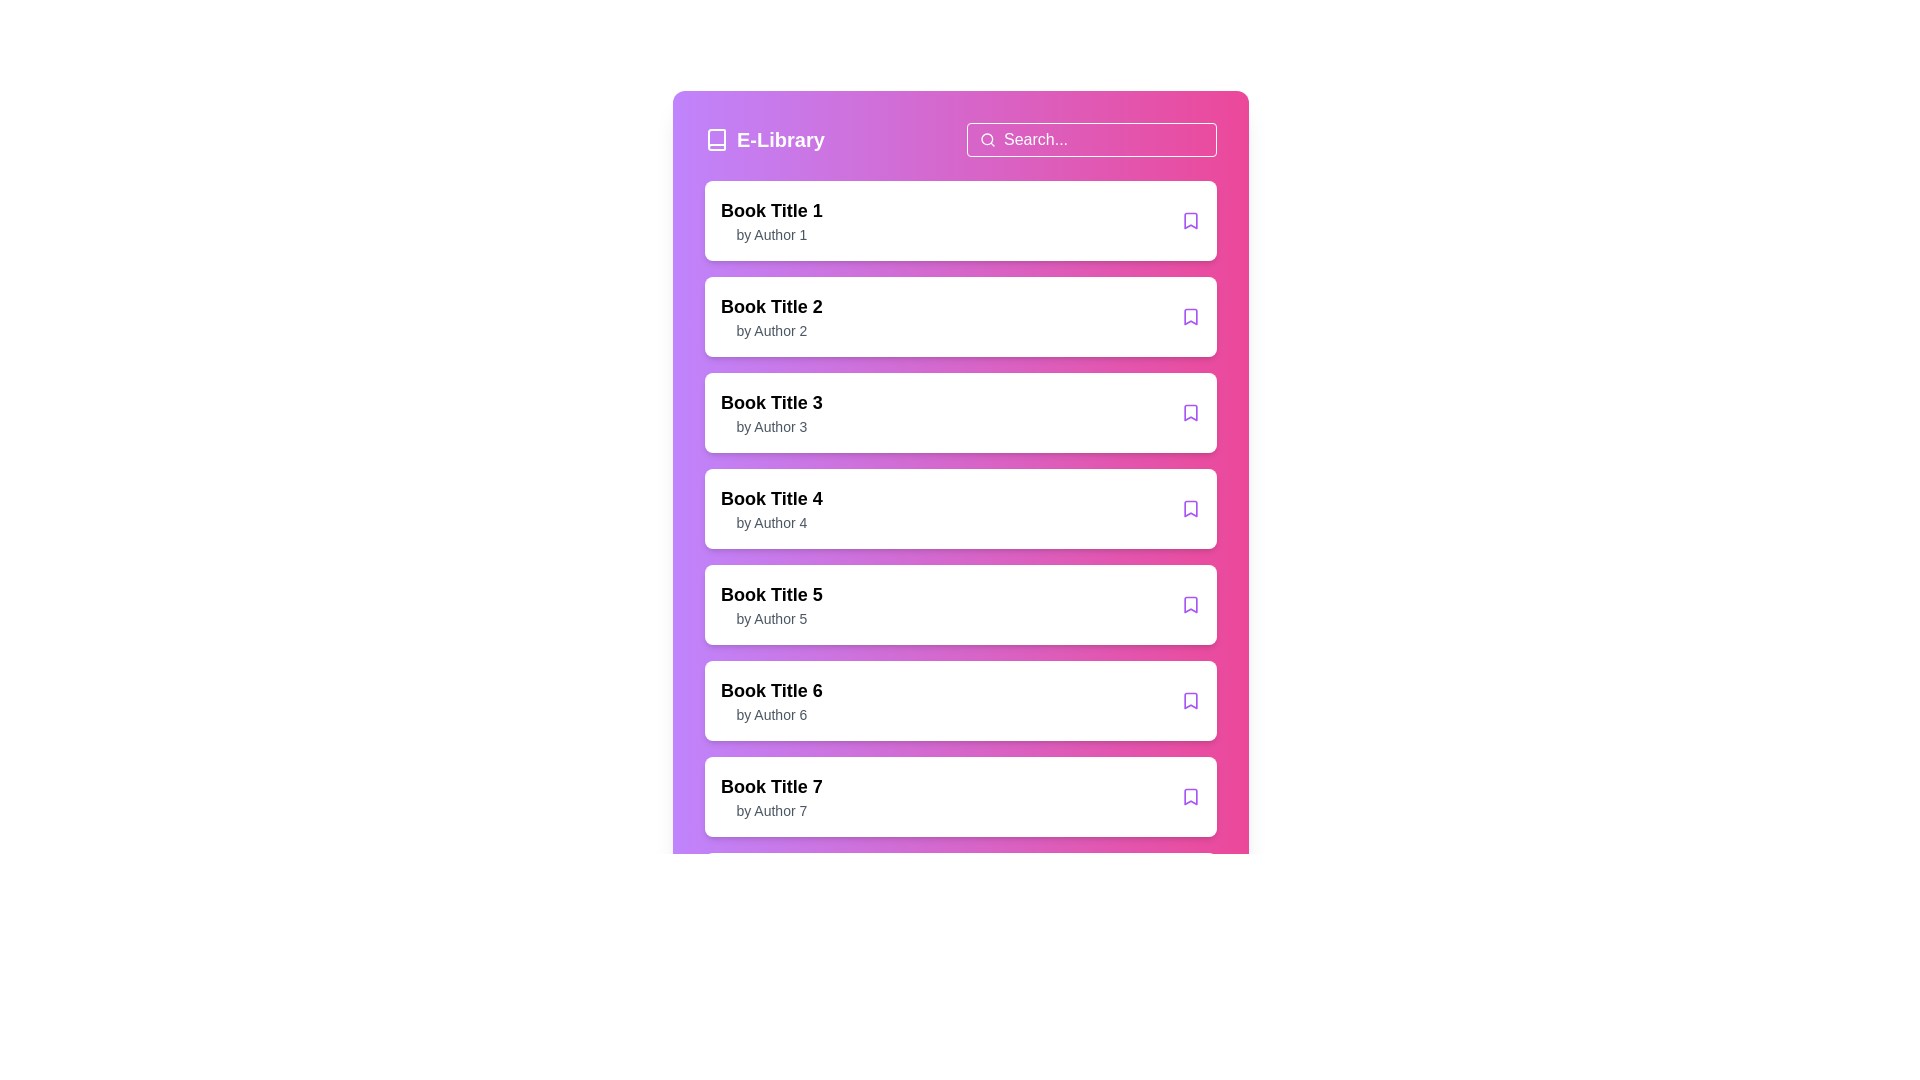 This screenshot has width=1920, height=1080. I want to click on the text label displaying the author's name for 'Book Title 6', which is positioned below the book title in the vertical list layout, so click(770, 713).